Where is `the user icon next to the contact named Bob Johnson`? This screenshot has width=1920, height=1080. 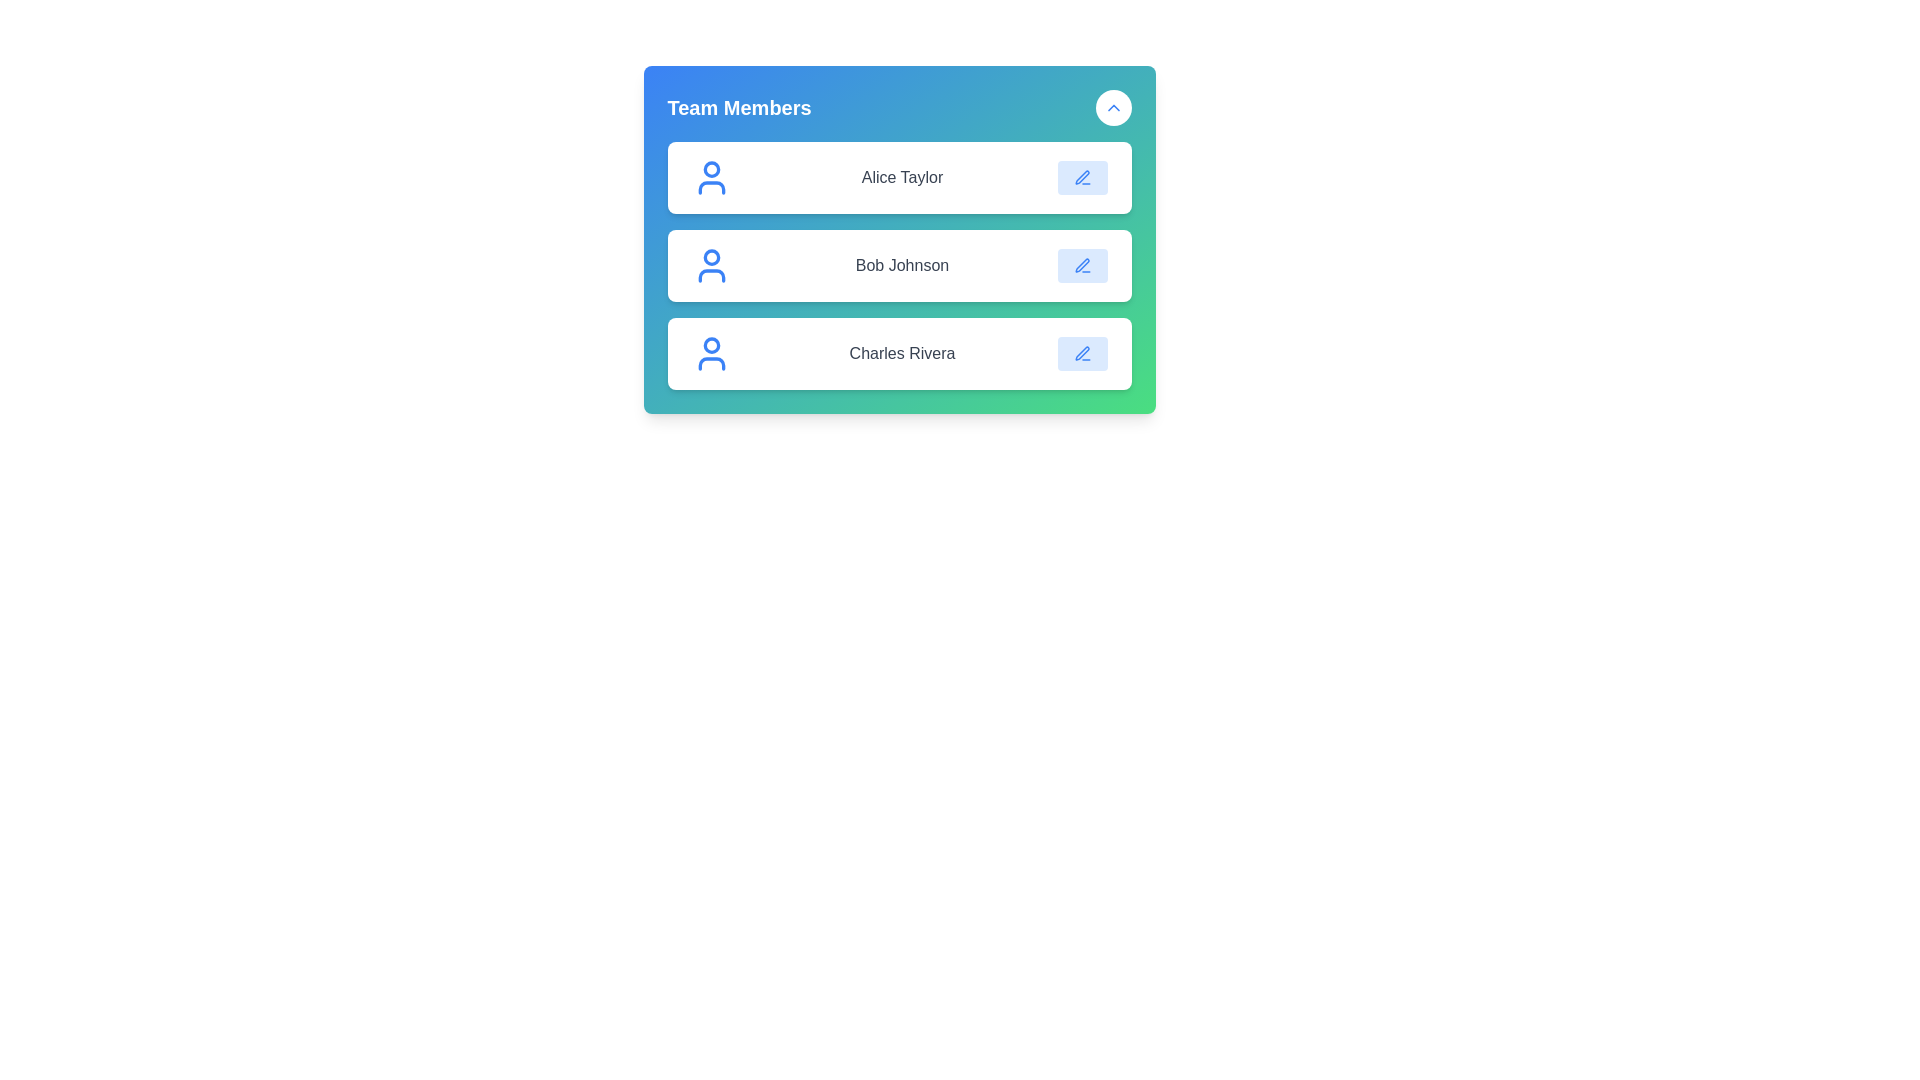 the user icon next to the contact named Bob Johnson is located at coordinates (711, 265).